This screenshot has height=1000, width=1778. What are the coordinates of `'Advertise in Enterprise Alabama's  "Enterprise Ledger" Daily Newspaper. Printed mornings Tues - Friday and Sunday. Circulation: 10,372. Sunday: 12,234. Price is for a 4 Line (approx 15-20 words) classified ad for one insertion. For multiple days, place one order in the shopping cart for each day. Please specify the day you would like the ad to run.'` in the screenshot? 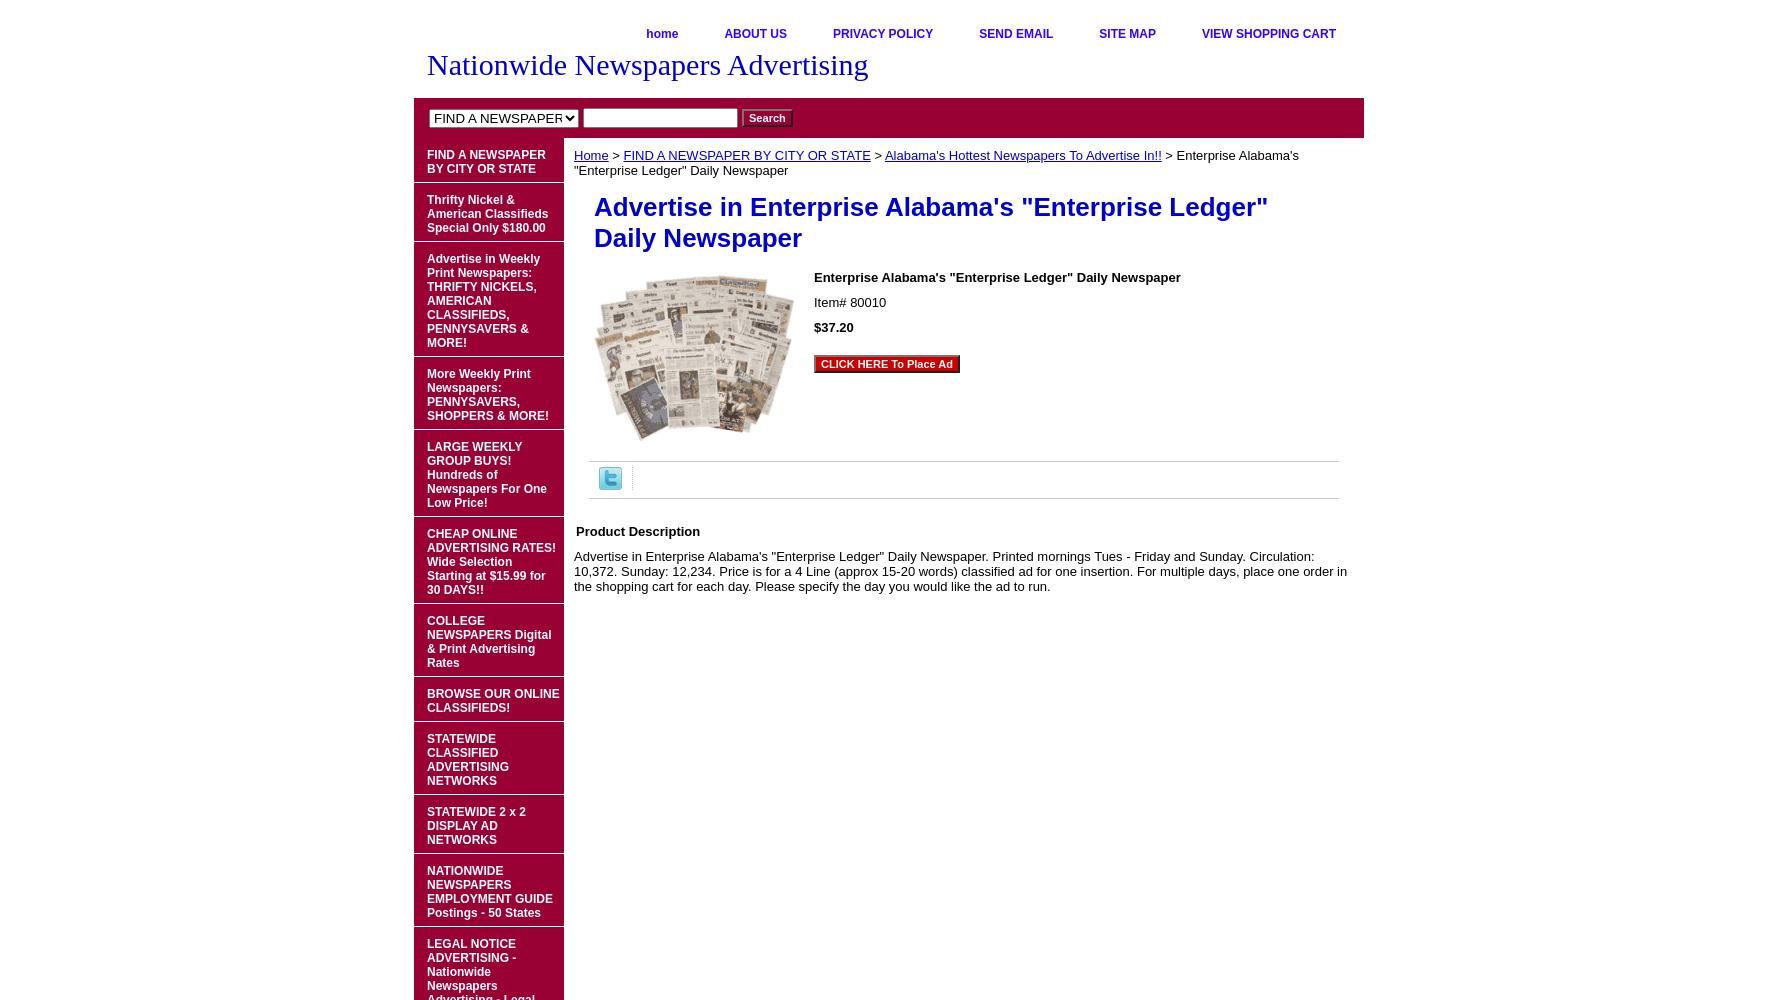 It's located at (959, 570).